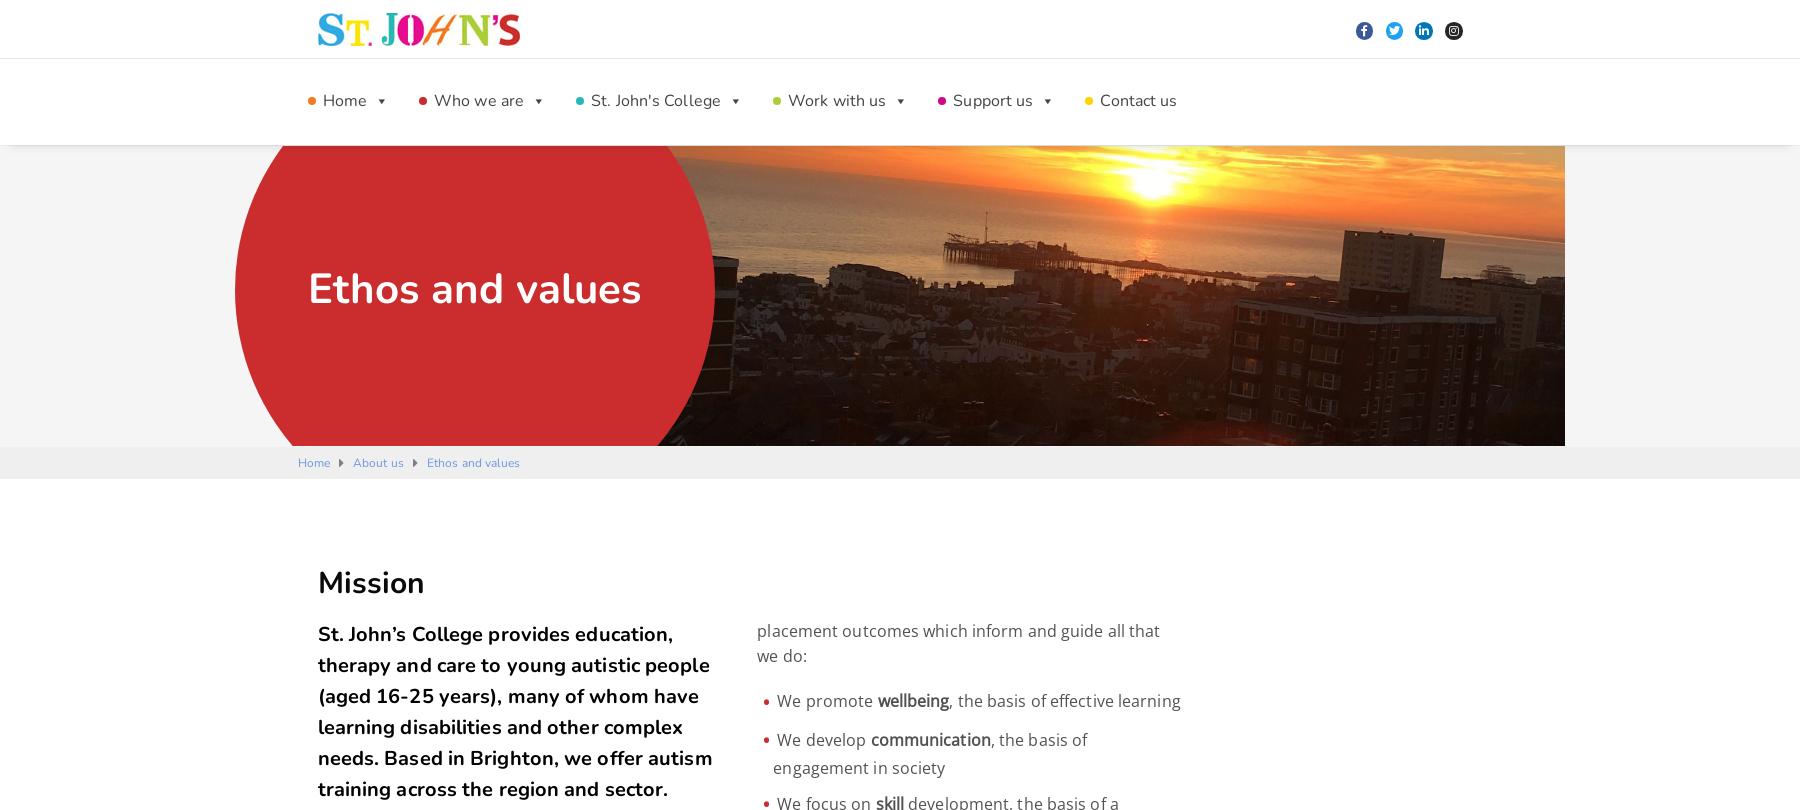  Describe the element at coordinates (782, 165) in the screenshot. I see `'Careers and staff development'` at that location.